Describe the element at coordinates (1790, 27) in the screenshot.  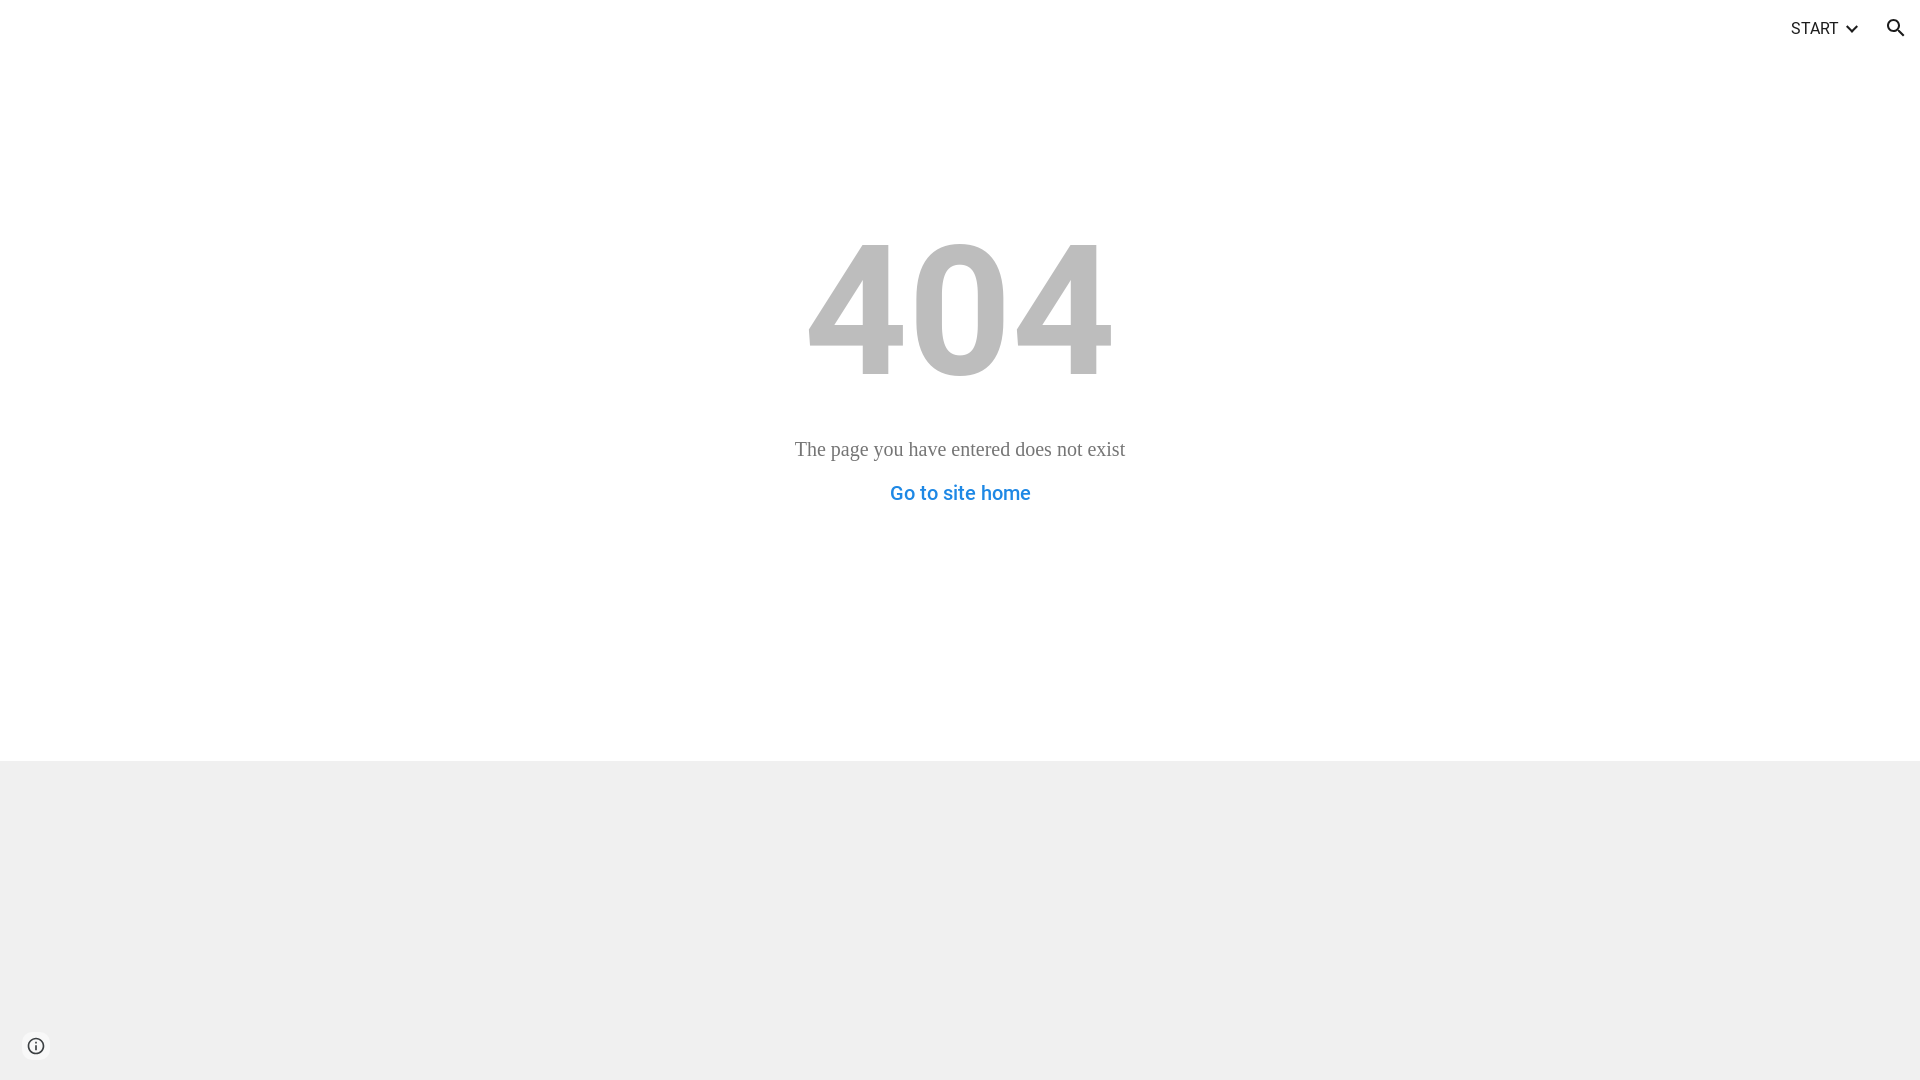
I see `'START'` at that location.